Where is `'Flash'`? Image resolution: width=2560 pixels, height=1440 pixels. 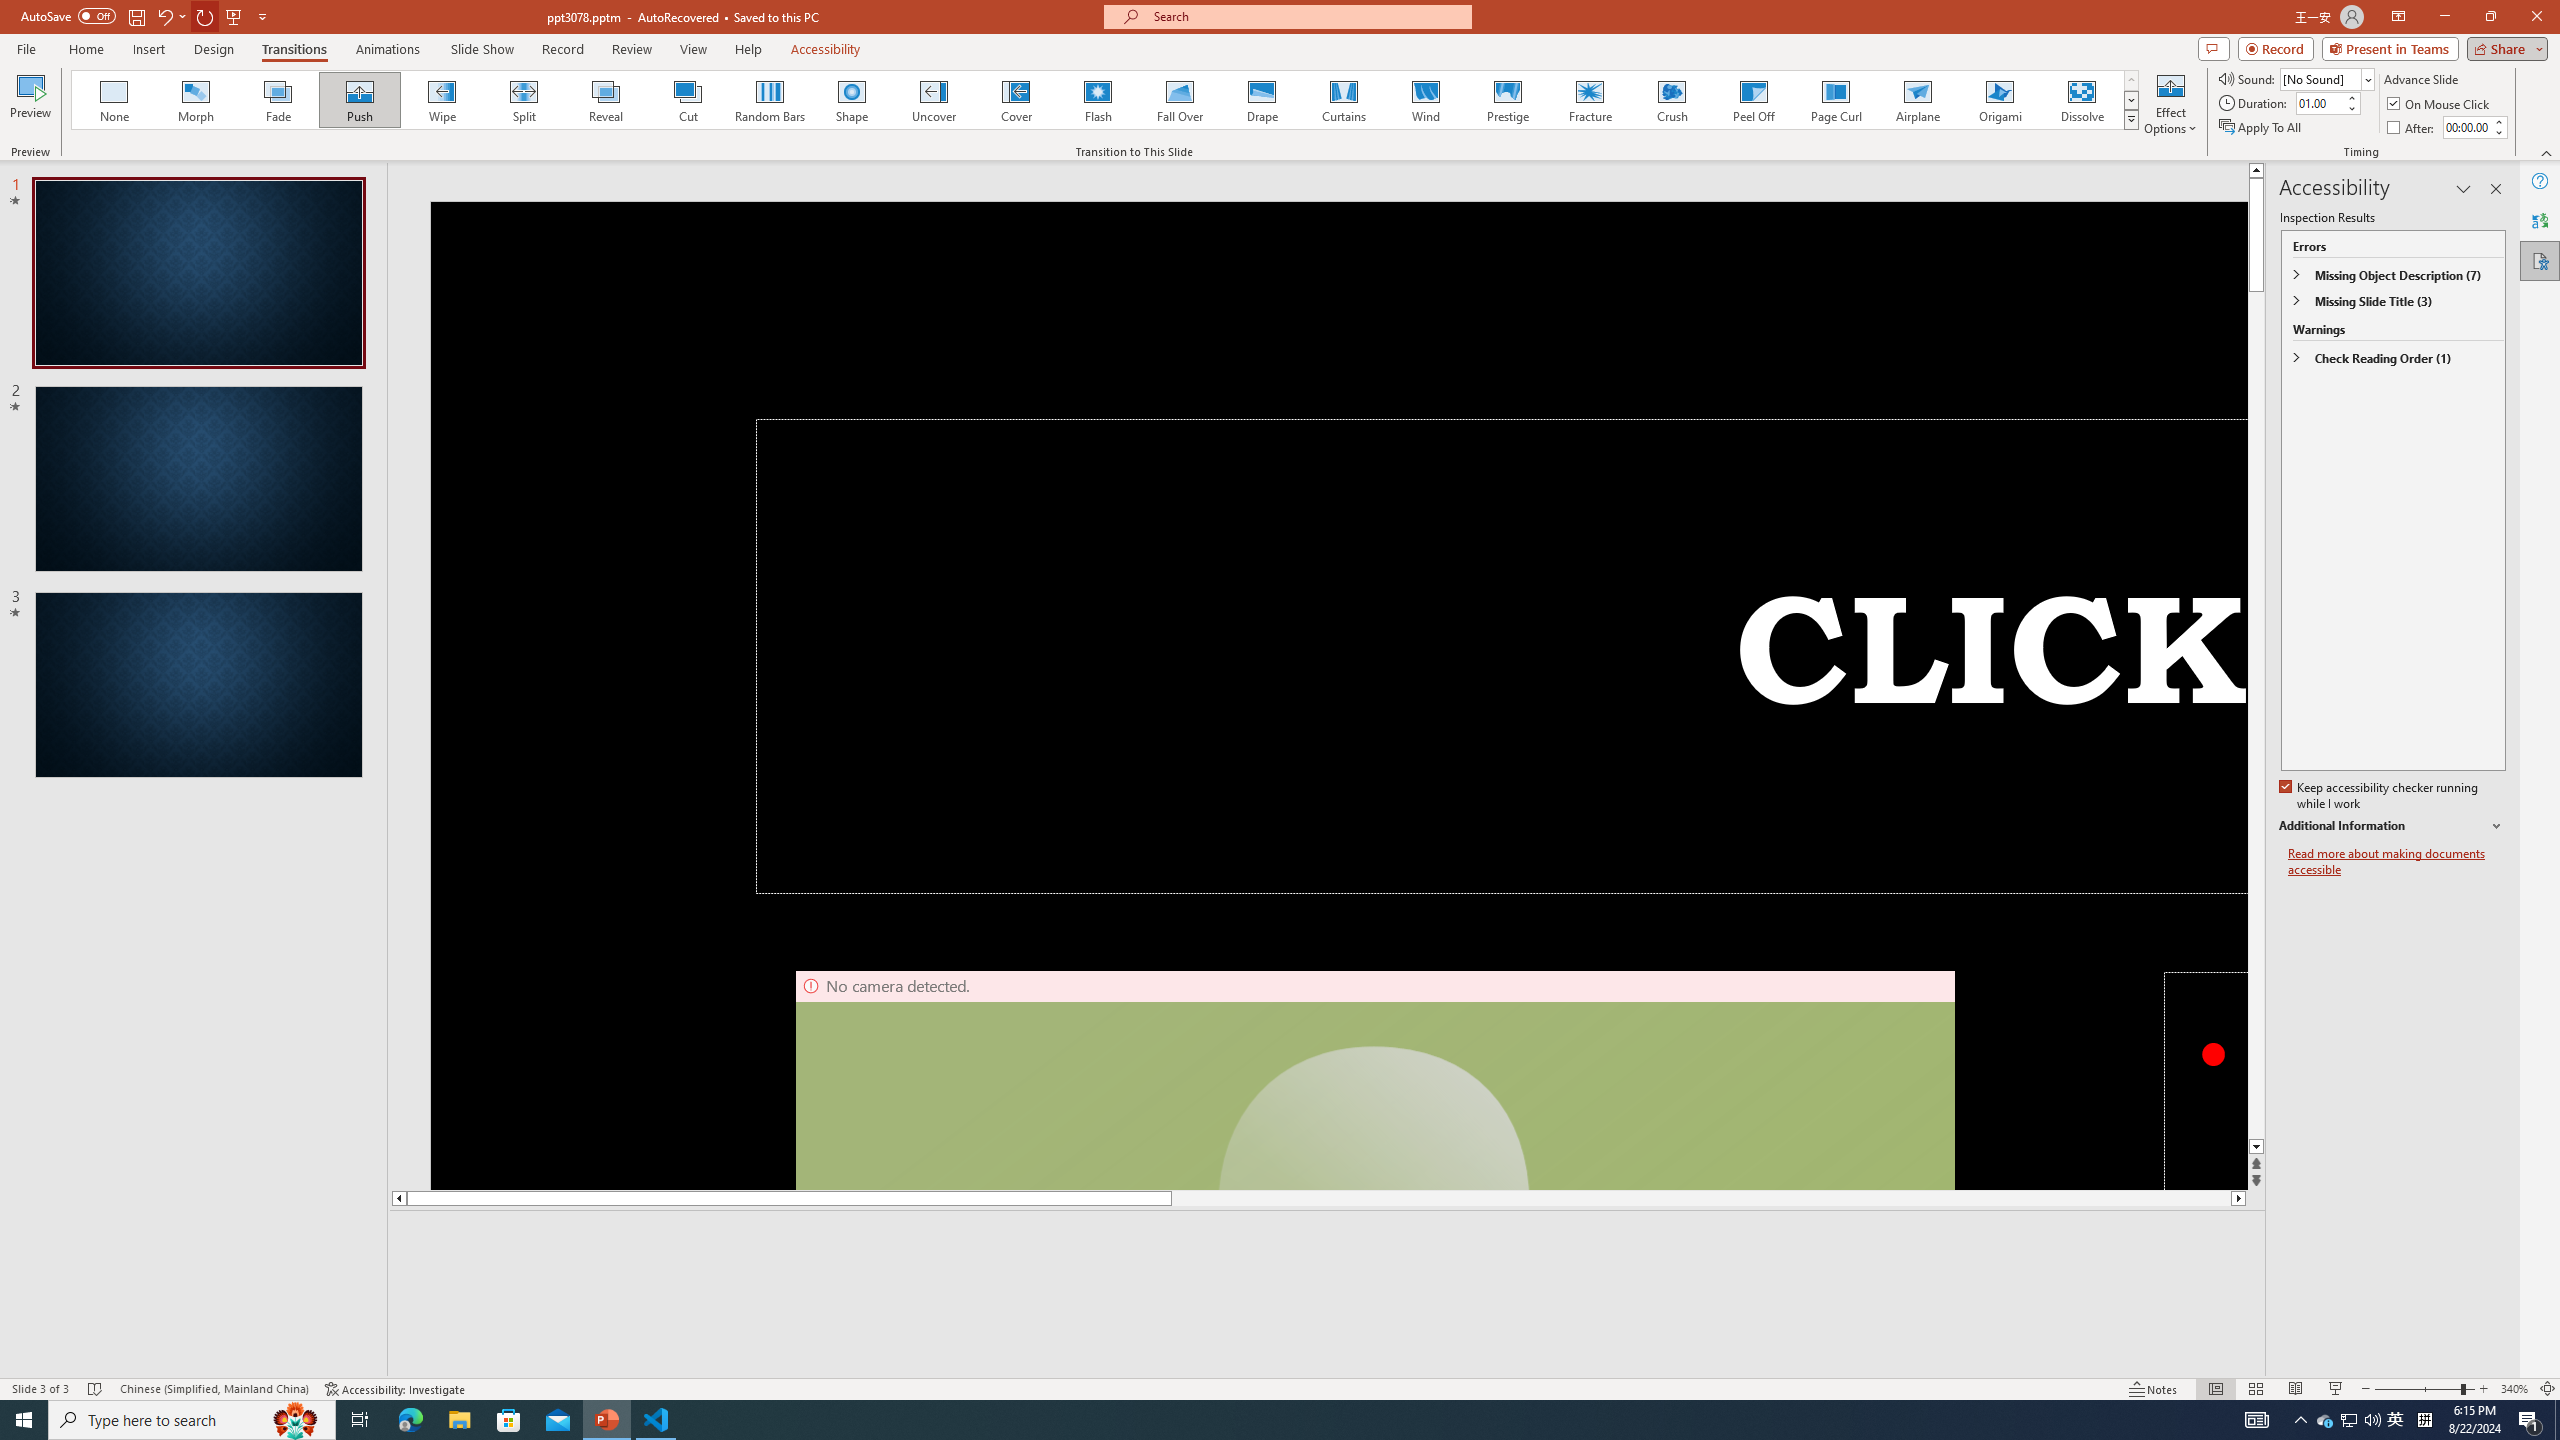
'Flash' is located at coordinates (1097, 99).